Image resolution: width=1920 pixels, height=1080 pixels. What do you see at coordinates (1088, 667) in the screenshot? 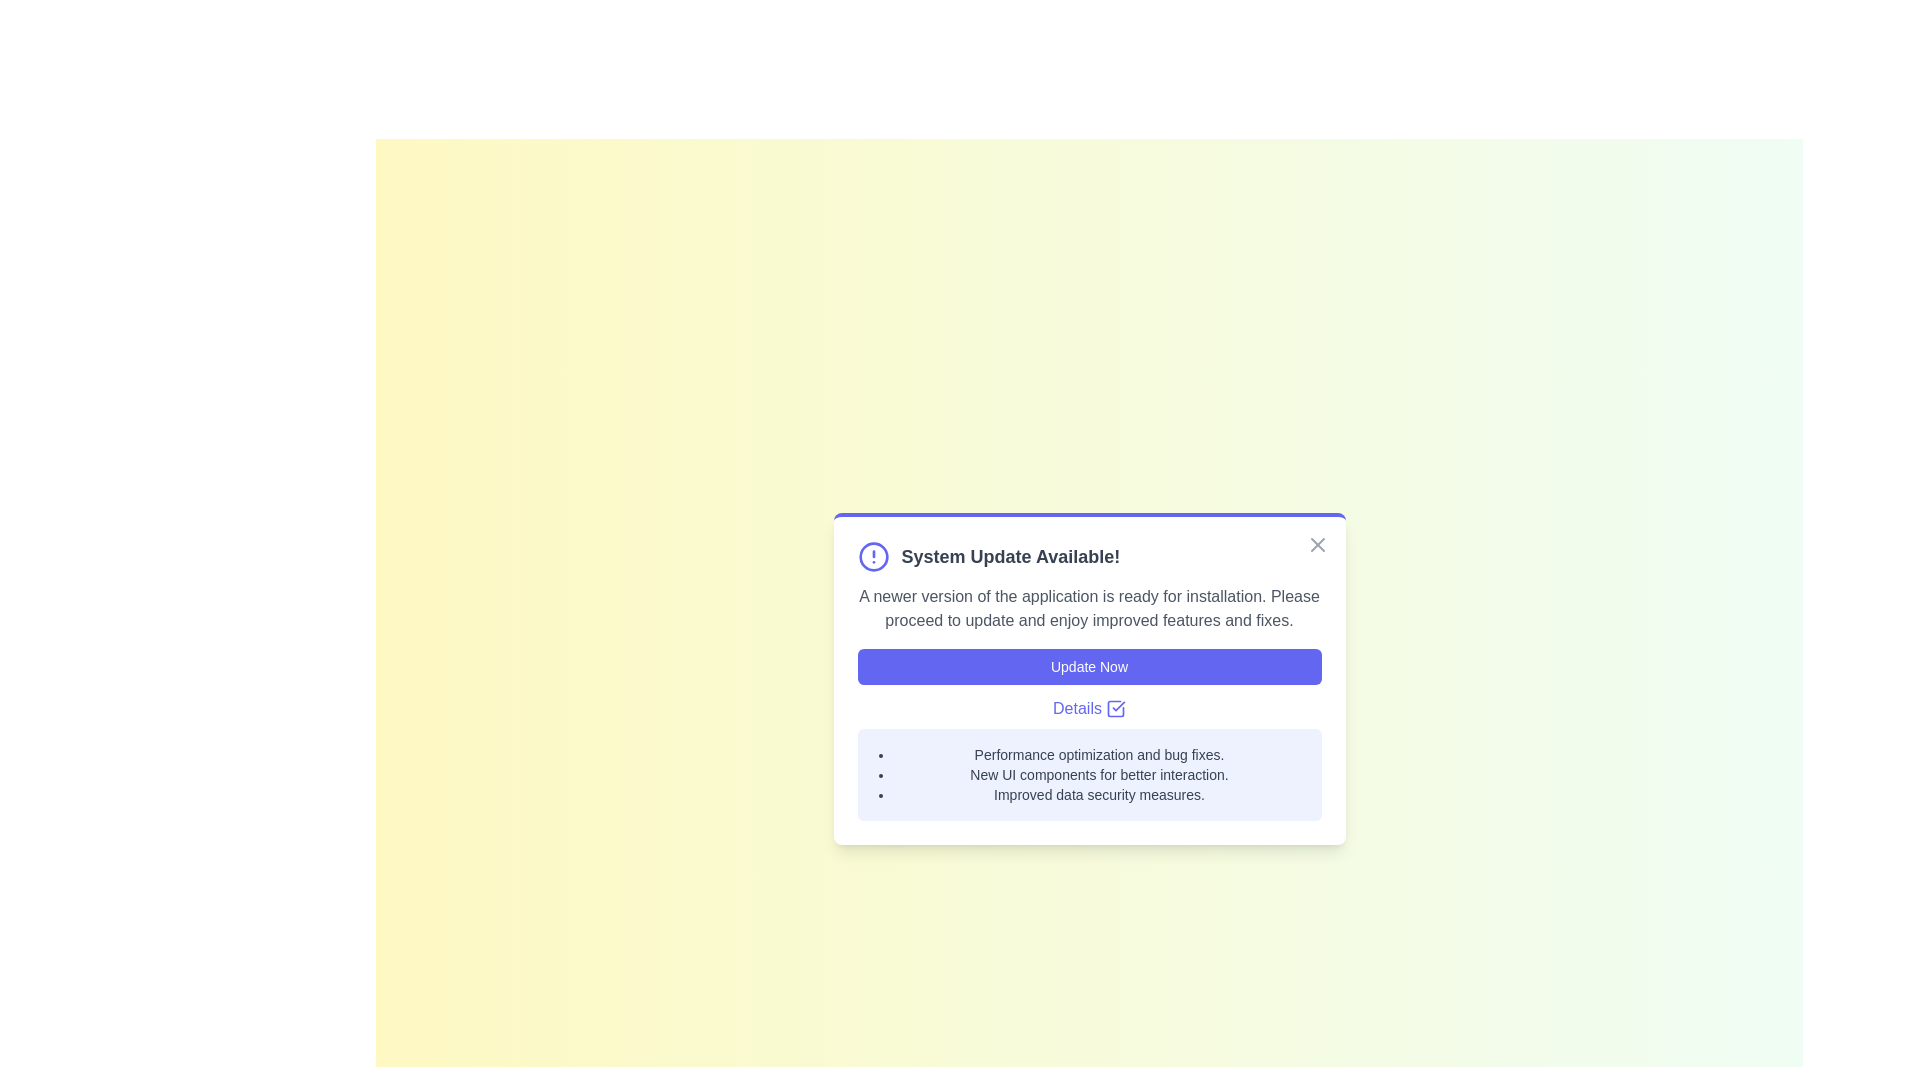
I see `'Update Now' button to initiate the update process` at bounding box center [1088, 667].